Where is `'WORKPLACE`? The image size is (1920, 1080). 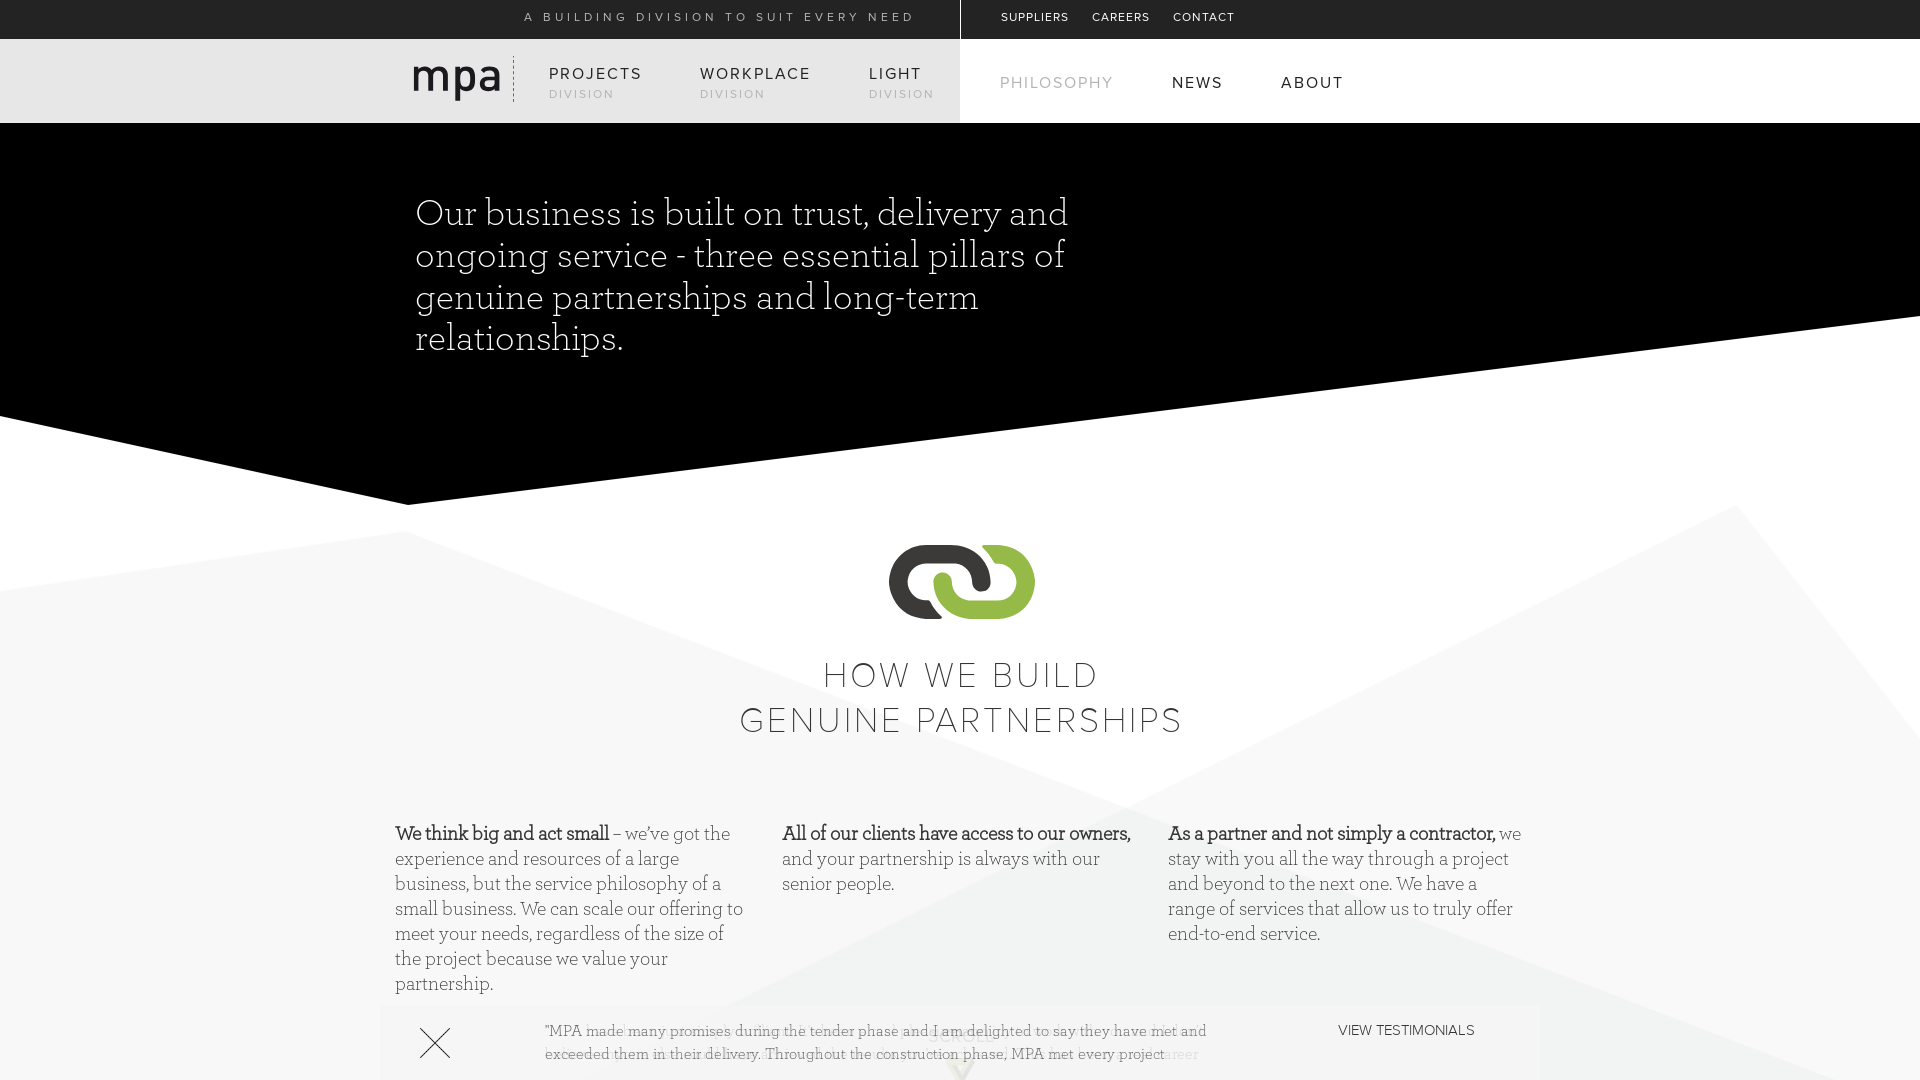
'WORKPLACE is located at coordinates (700, 82).